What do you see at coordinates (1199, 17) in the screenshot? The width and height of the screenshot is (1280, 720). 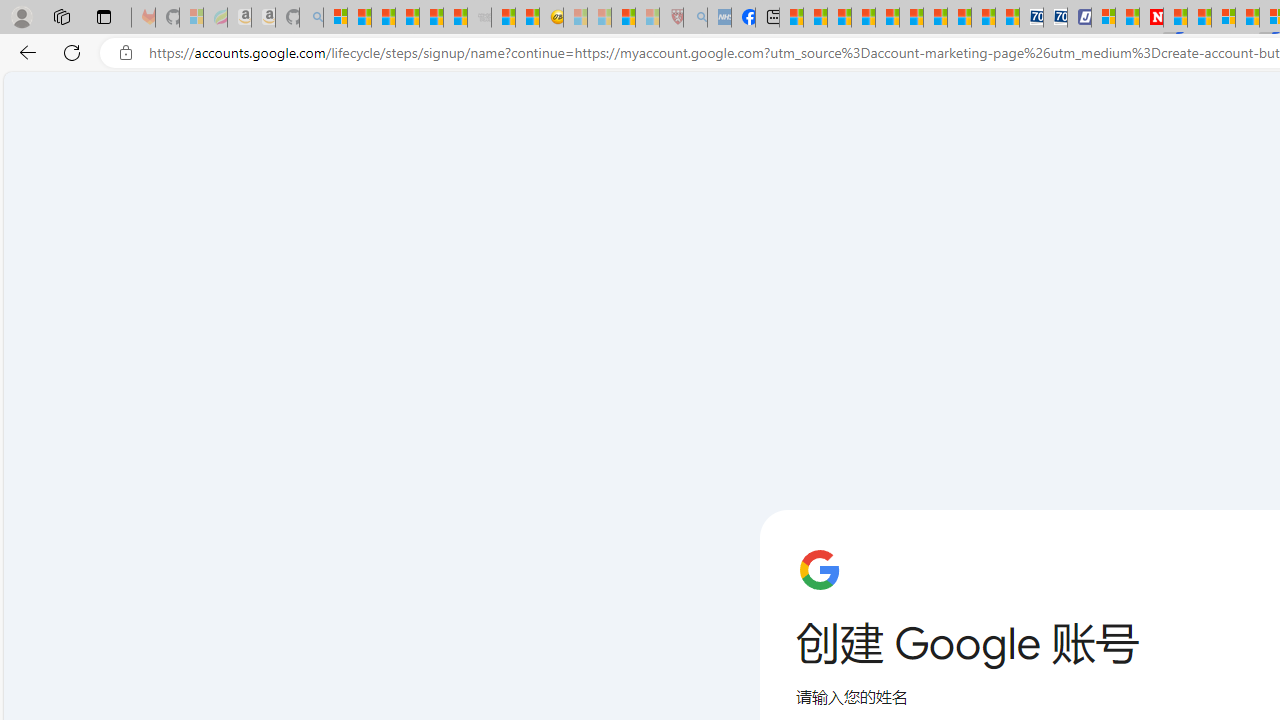 I see `'14 Common Myths Debunked By Scientific Facts'` at bounding box center [1199, 17].